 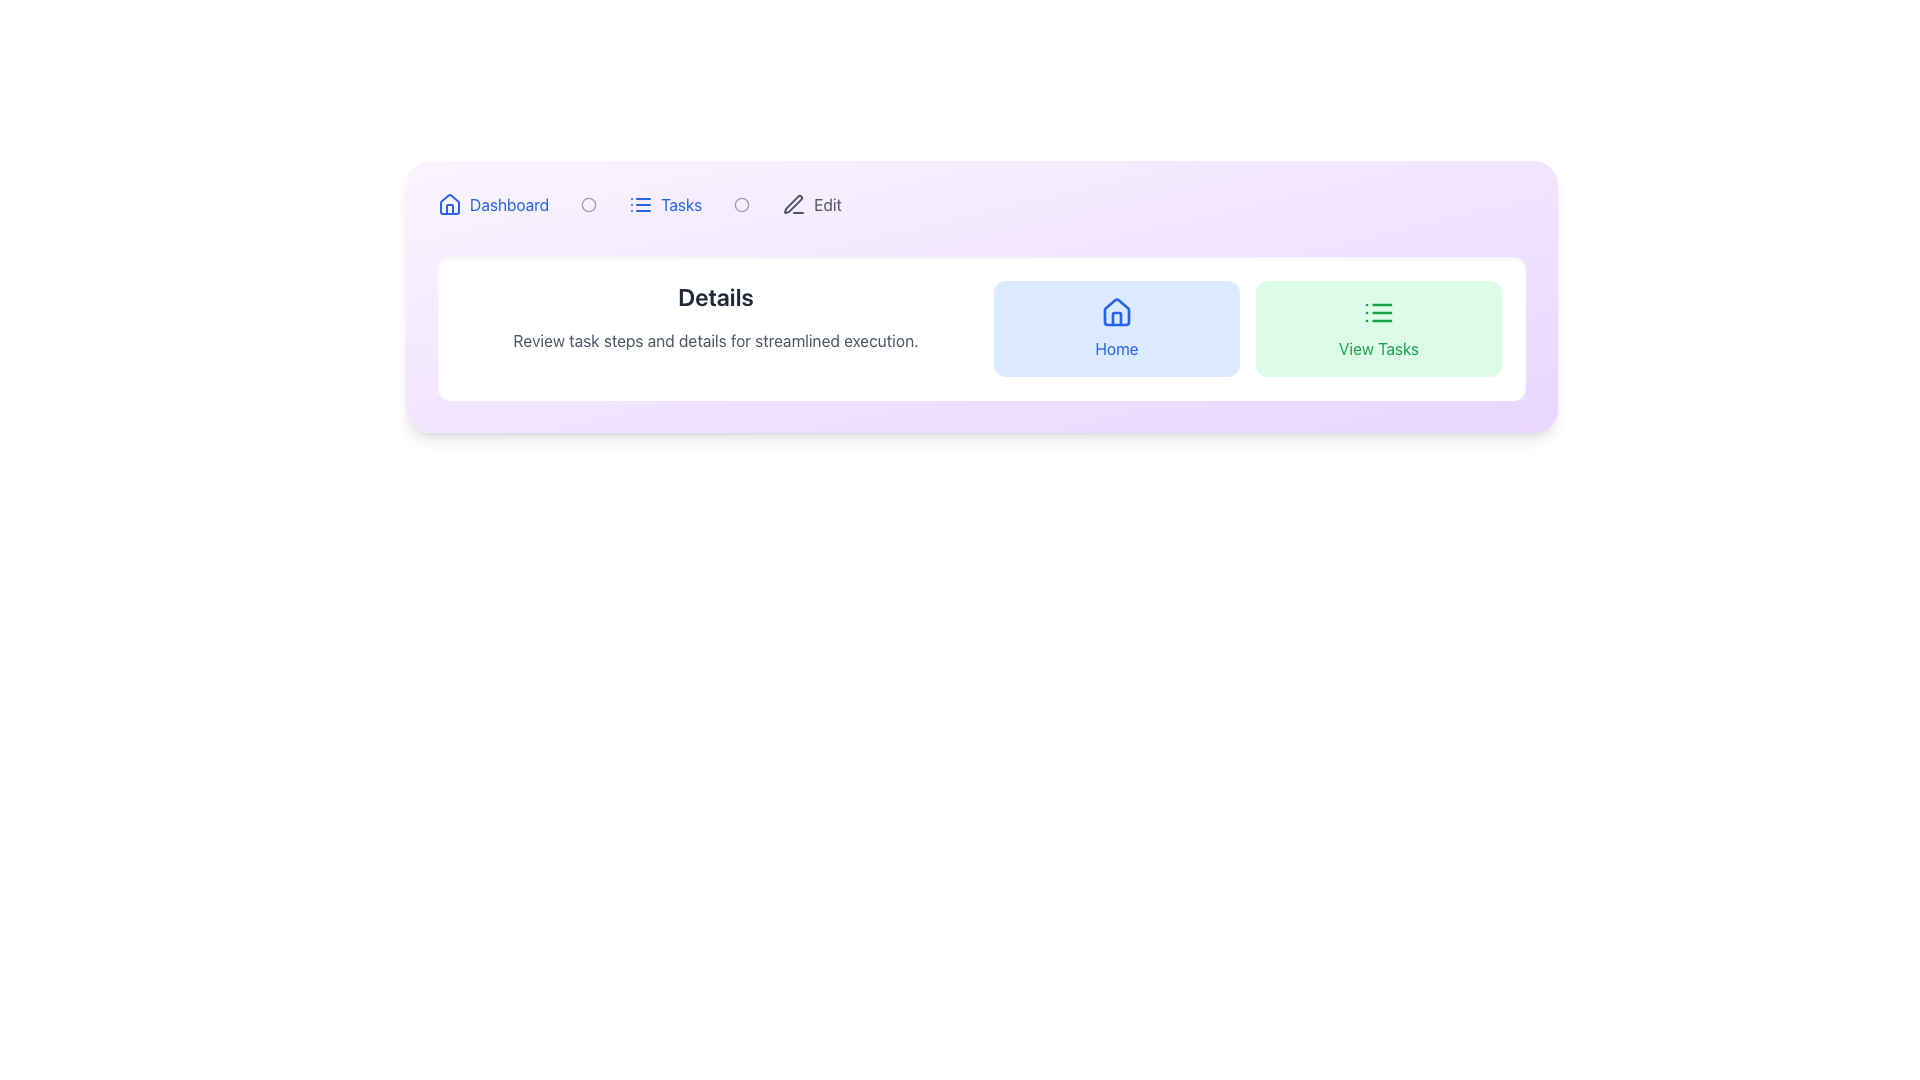 What do you see at coordinates (1116, 312) in the screenshot?
I see `the house icon which is centrally located within the blue square button labeled 'Home'` at bounding box center [1116, 312].